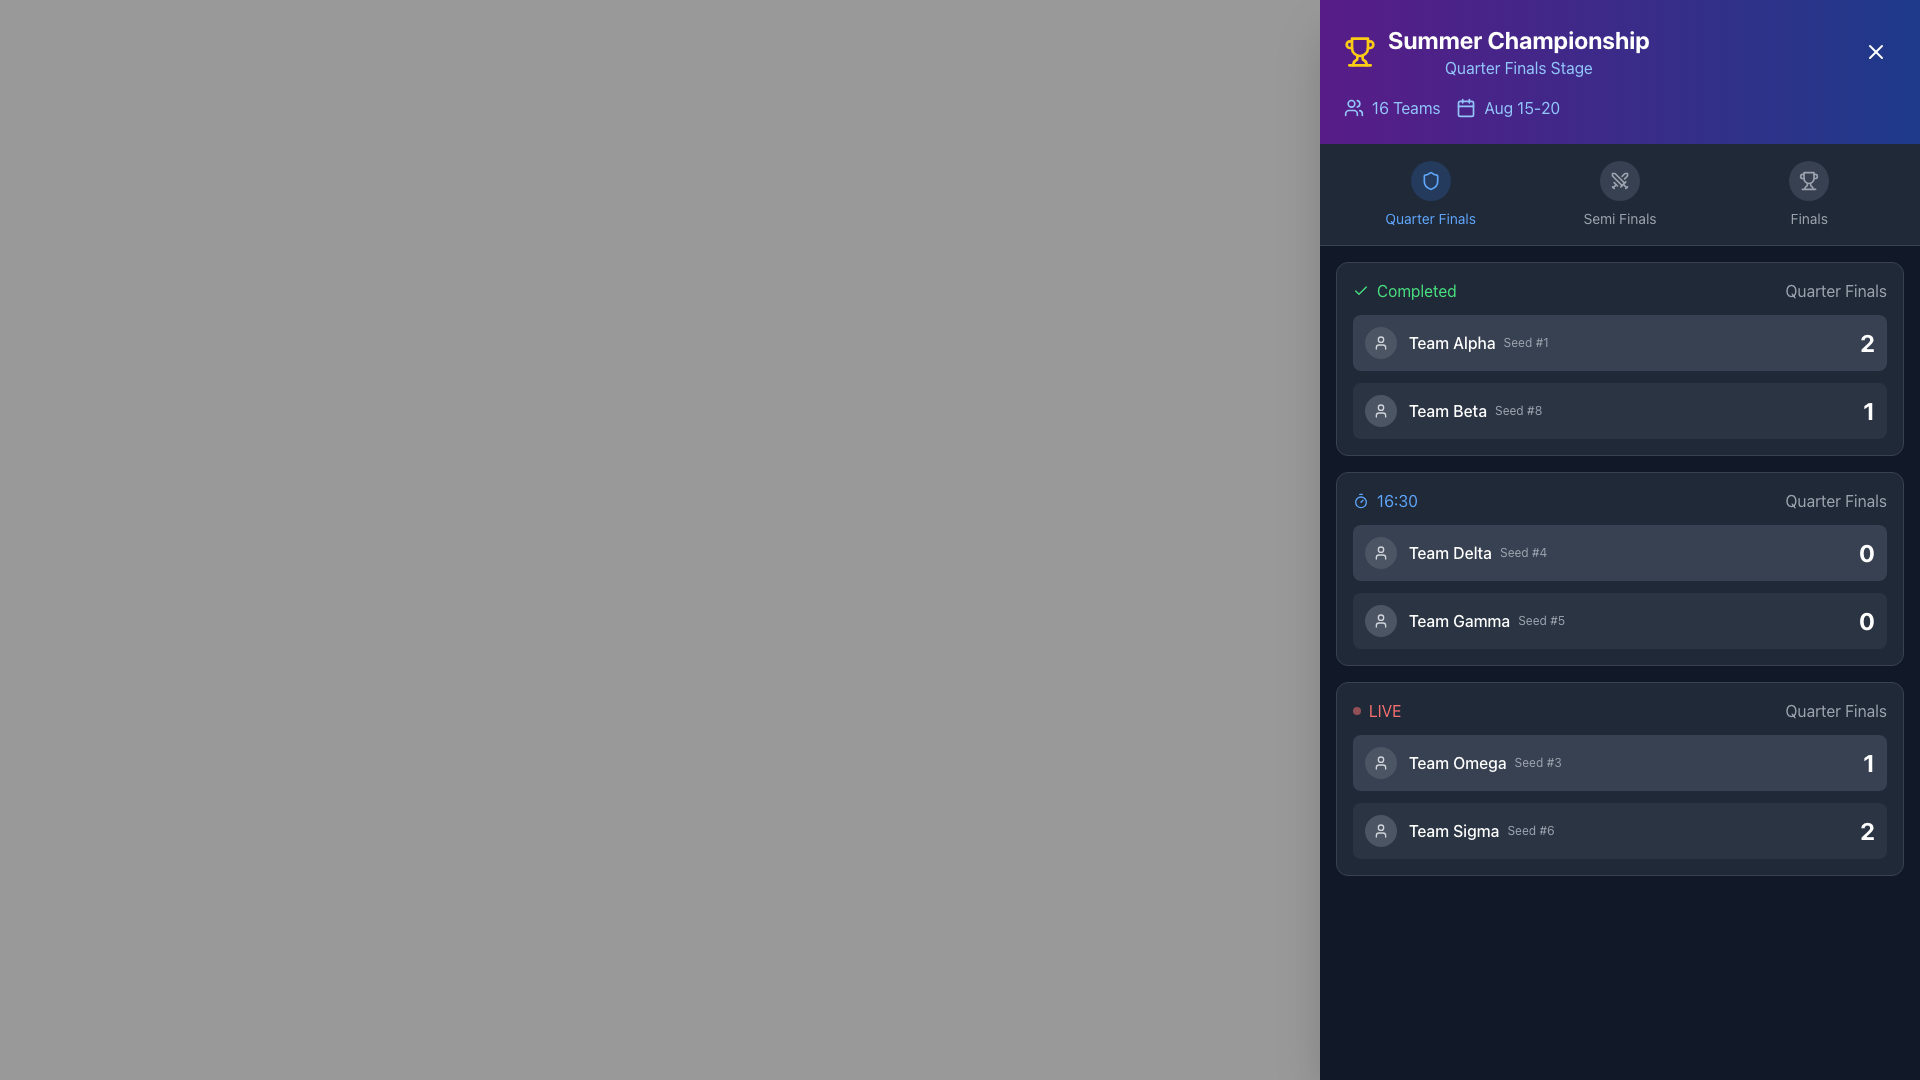 Image resolution: width=1920 pixels, height=1080 pixels. Describe the element at coordinates (1620, 410) in the screenshot. I see `the list item displaying 'Team Beta' with 'Seed #8'` at that location.